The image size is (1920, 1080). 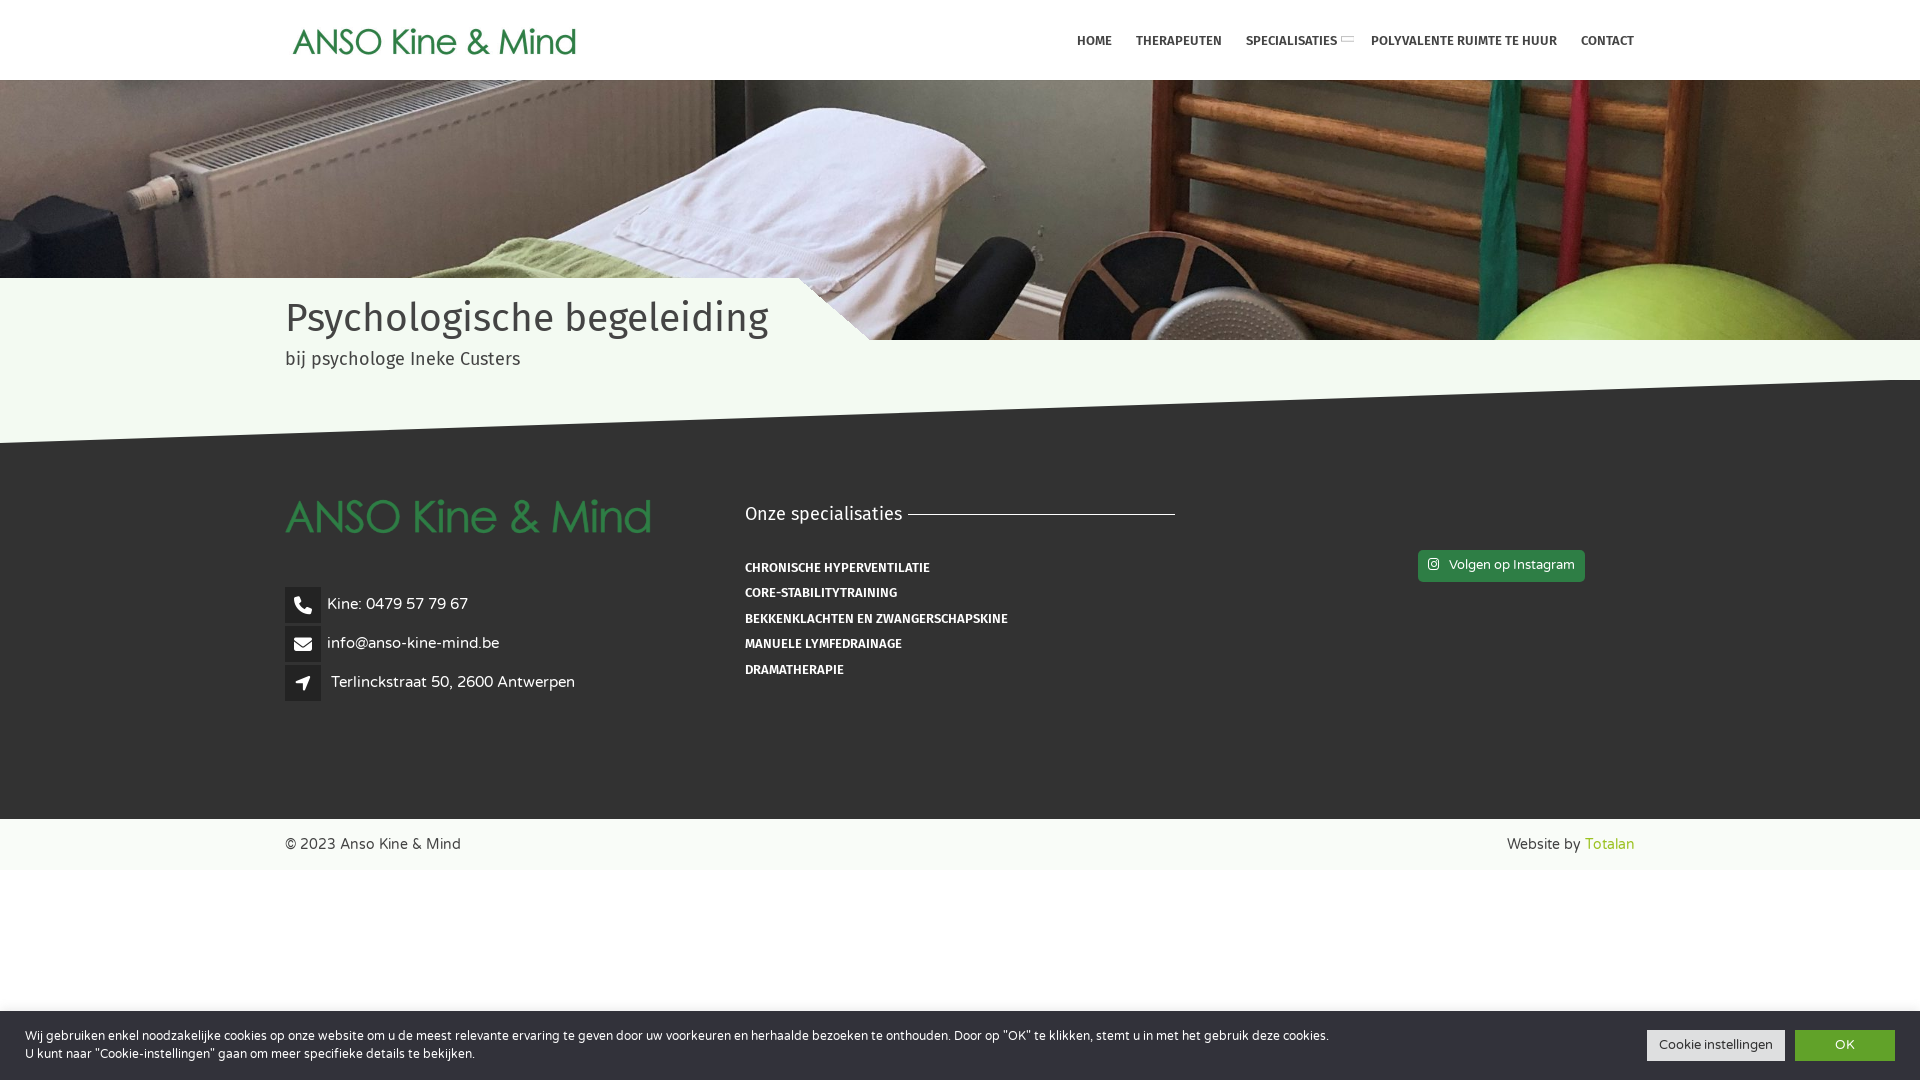 I want to click on 'DRAMATHERAPIE', so click(x=793, y=670).